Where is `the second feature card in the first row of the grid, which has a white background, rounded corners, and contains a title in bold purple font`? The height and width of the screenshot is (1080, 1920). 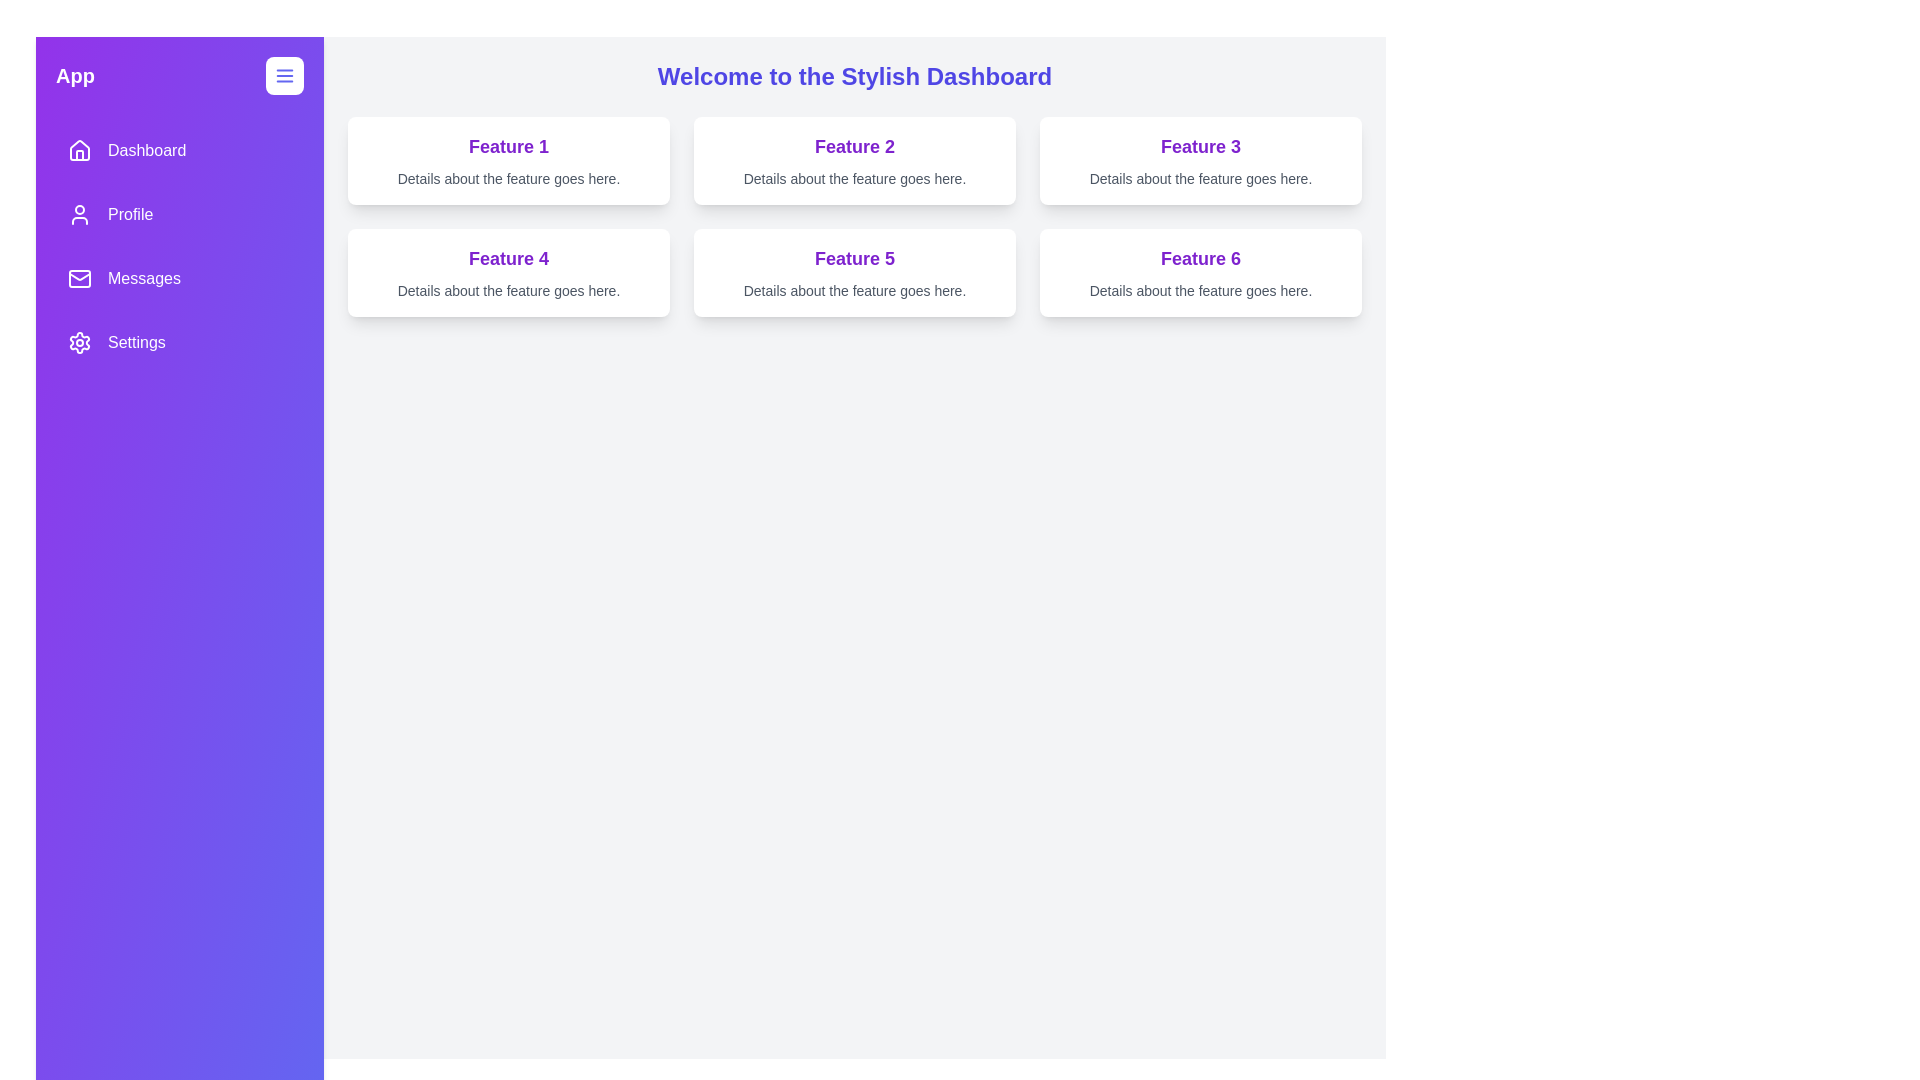 the second feature card in the first row of the grid, which has a white background, rounded corners, and contains a title in bold purple font is located at coordinates (854, 160).